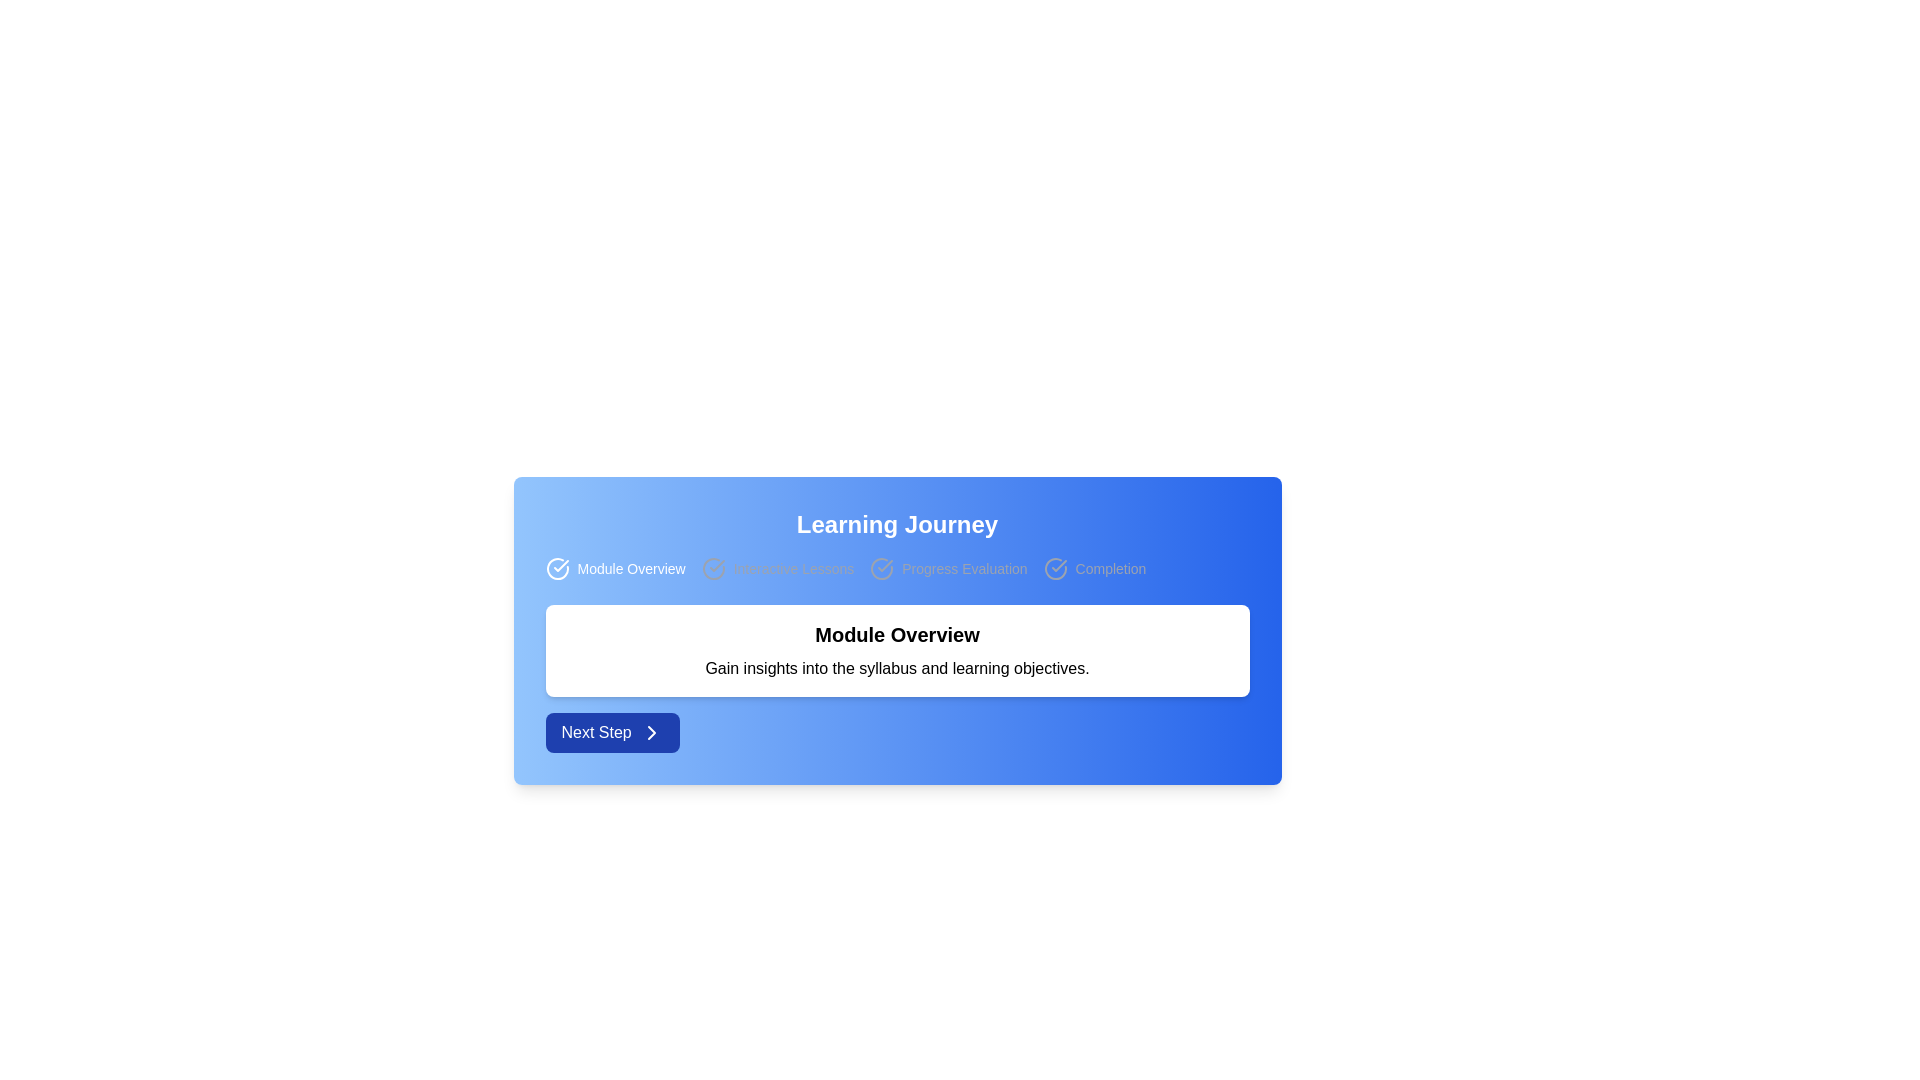 This screenshot has height=1080, width=1920. What do you see at coordinates (630, 569) in the screenshot?
I see `the text label that reads 'Module Overview', which is styled with a small font and aligned horizontally next to icons, specifically positioned to the right of a checkmark icon` at bounding box center [630, 569].